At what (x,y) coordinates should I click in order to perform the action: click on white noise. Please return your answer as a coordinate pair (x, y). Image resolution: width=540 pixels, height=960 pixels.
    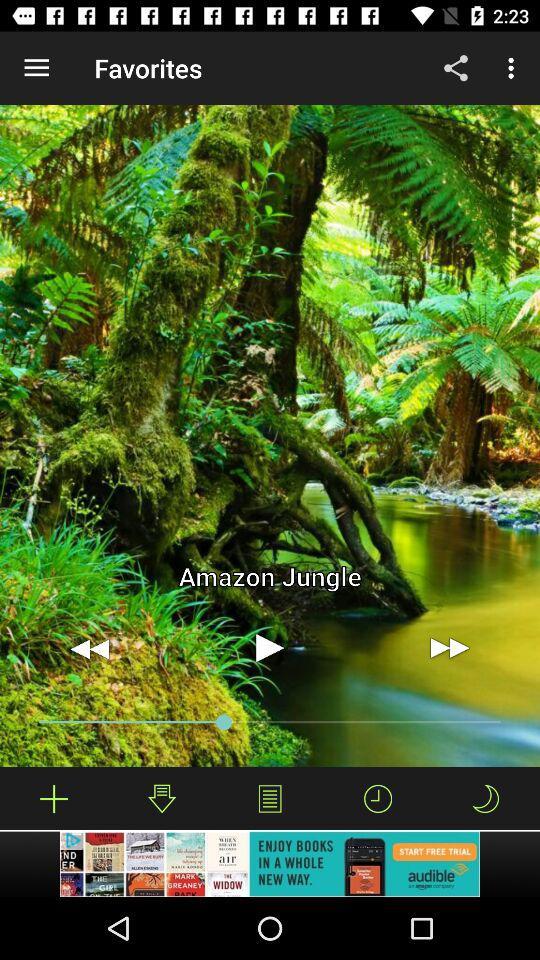
    Looking at the image, I should click on (54, 798).